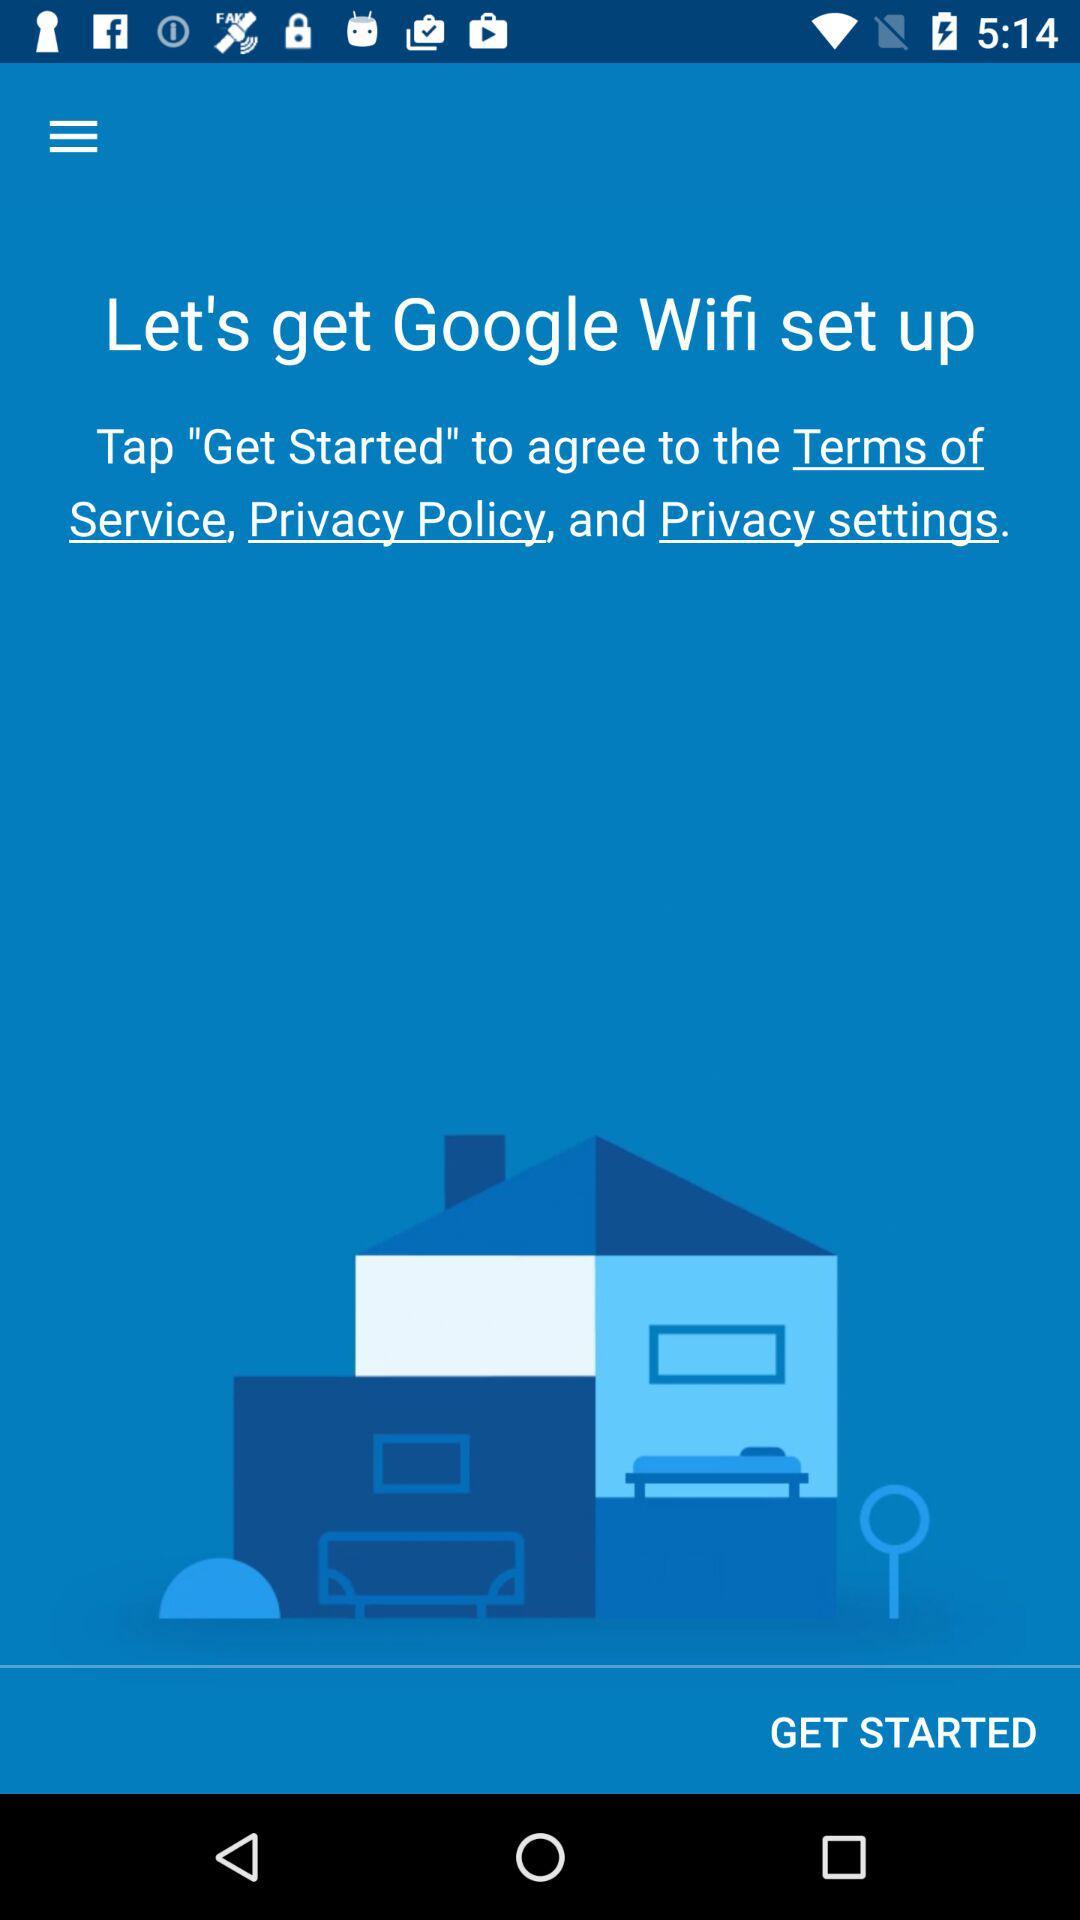 Image resolution: width=1080 pixels, height=1920 pixels. Describe the element at coordinates (72, 135) in the screenshot. I see `icon at the top left corner` at that location.